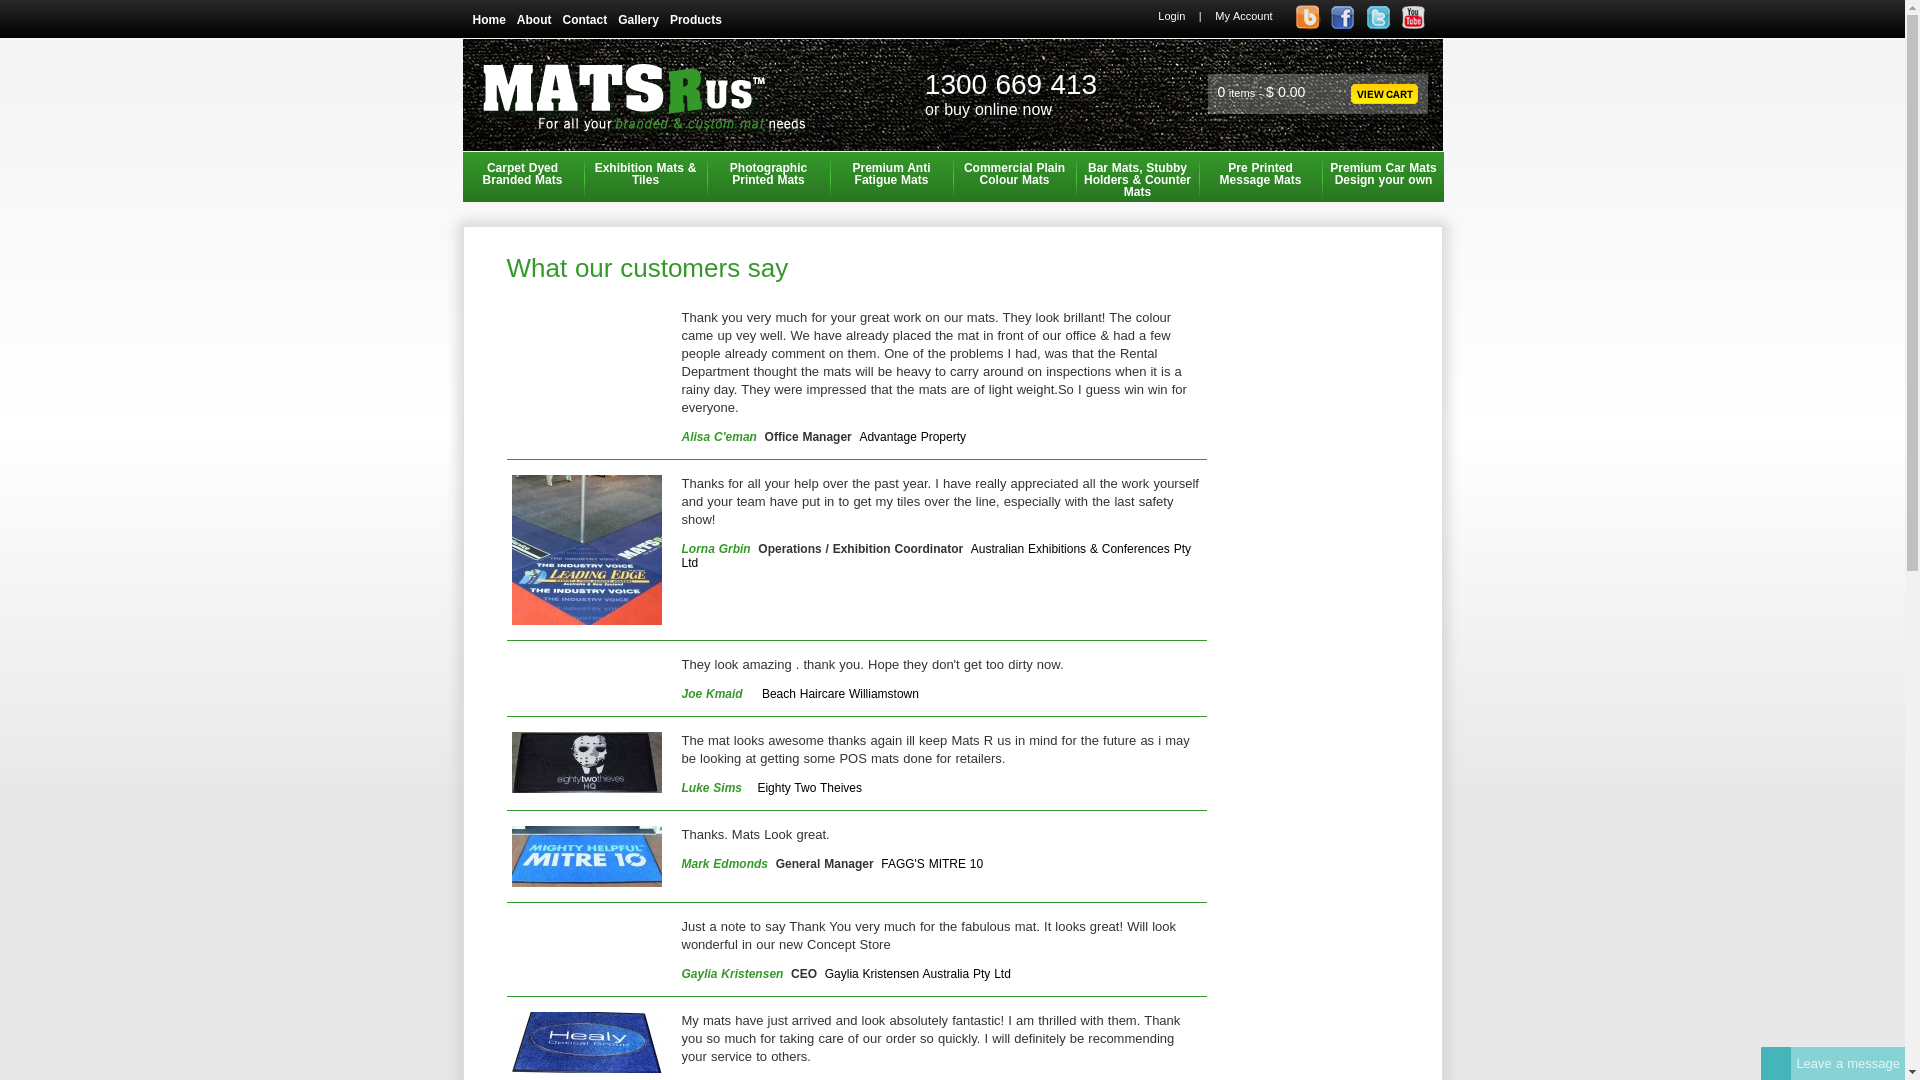  I want to click on 'YouTube account', so click(1395, 26).